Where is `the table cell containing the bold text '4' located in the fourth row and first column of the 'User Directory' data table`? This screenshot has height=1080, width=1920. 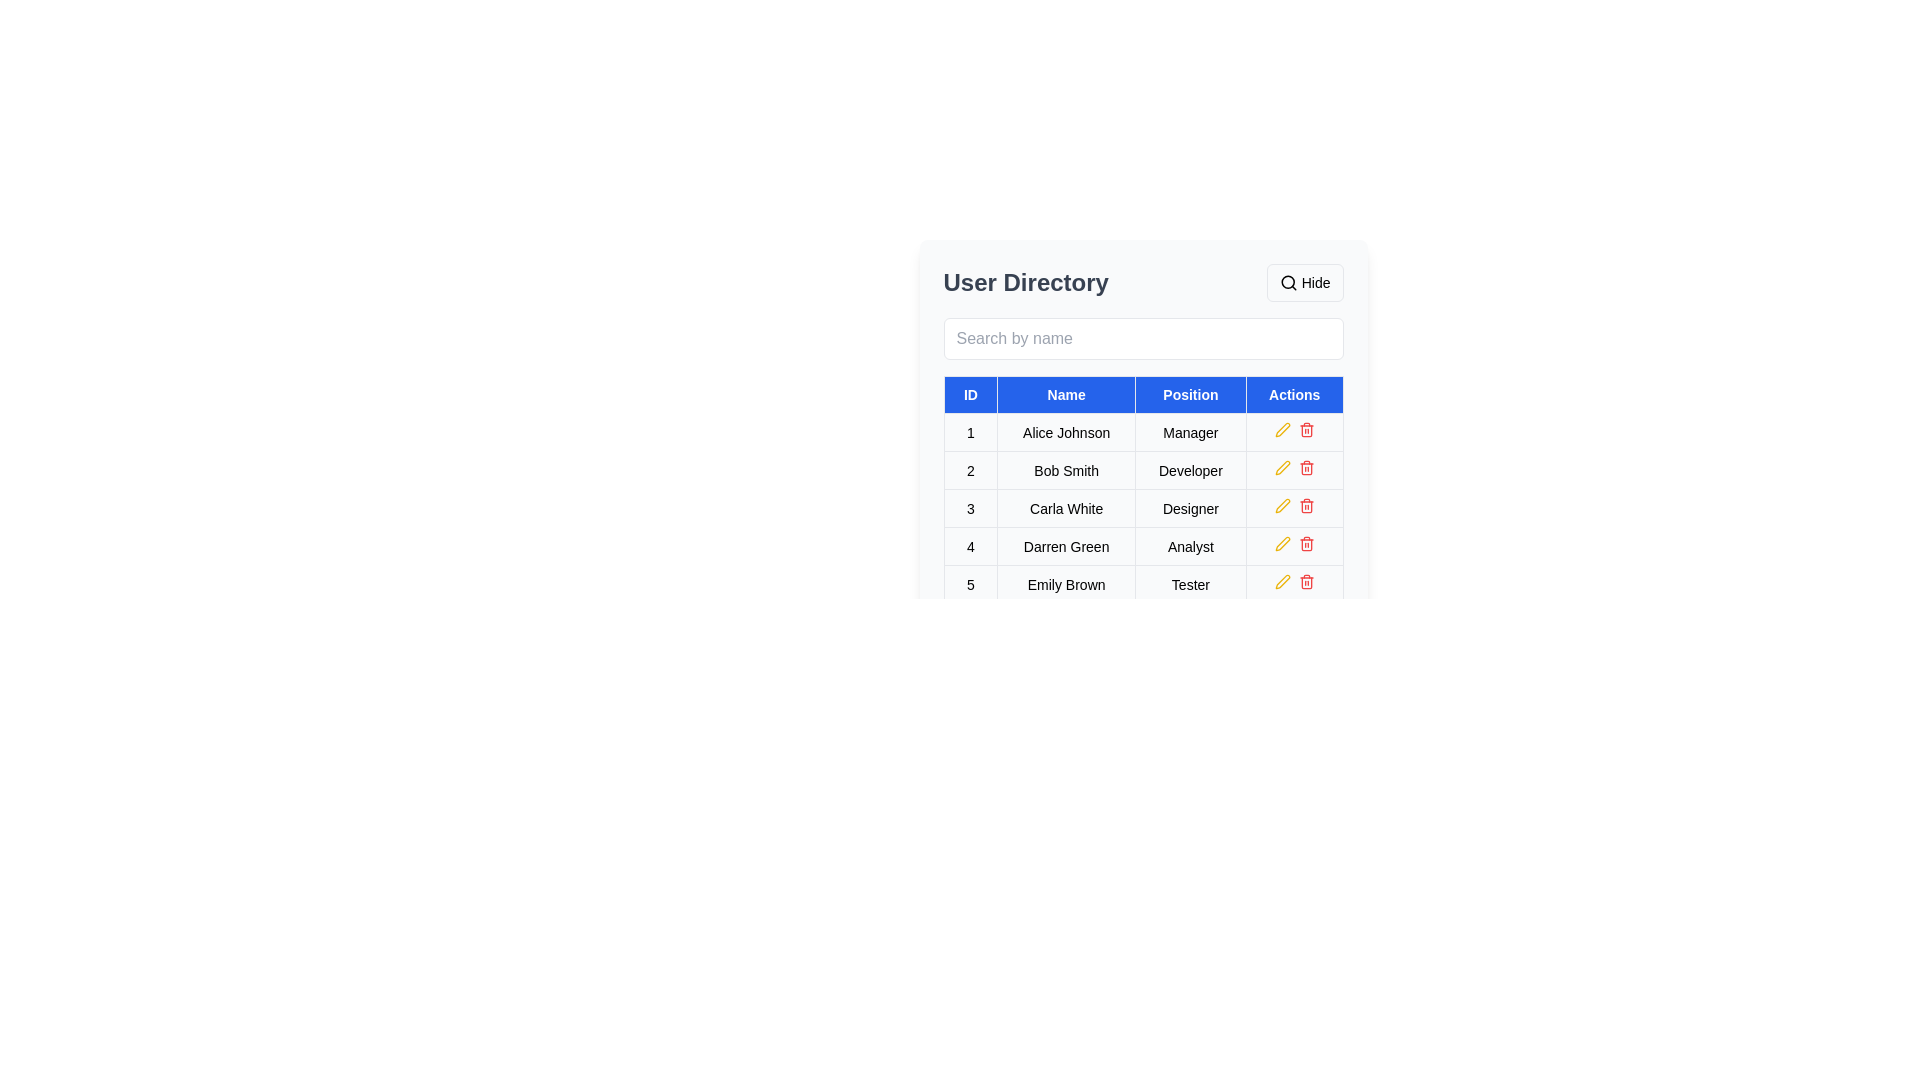
the table cell containing the bold text '4' located in the fourth row and first column of the 'User Directory' data table is located at coordinates (970, 546).